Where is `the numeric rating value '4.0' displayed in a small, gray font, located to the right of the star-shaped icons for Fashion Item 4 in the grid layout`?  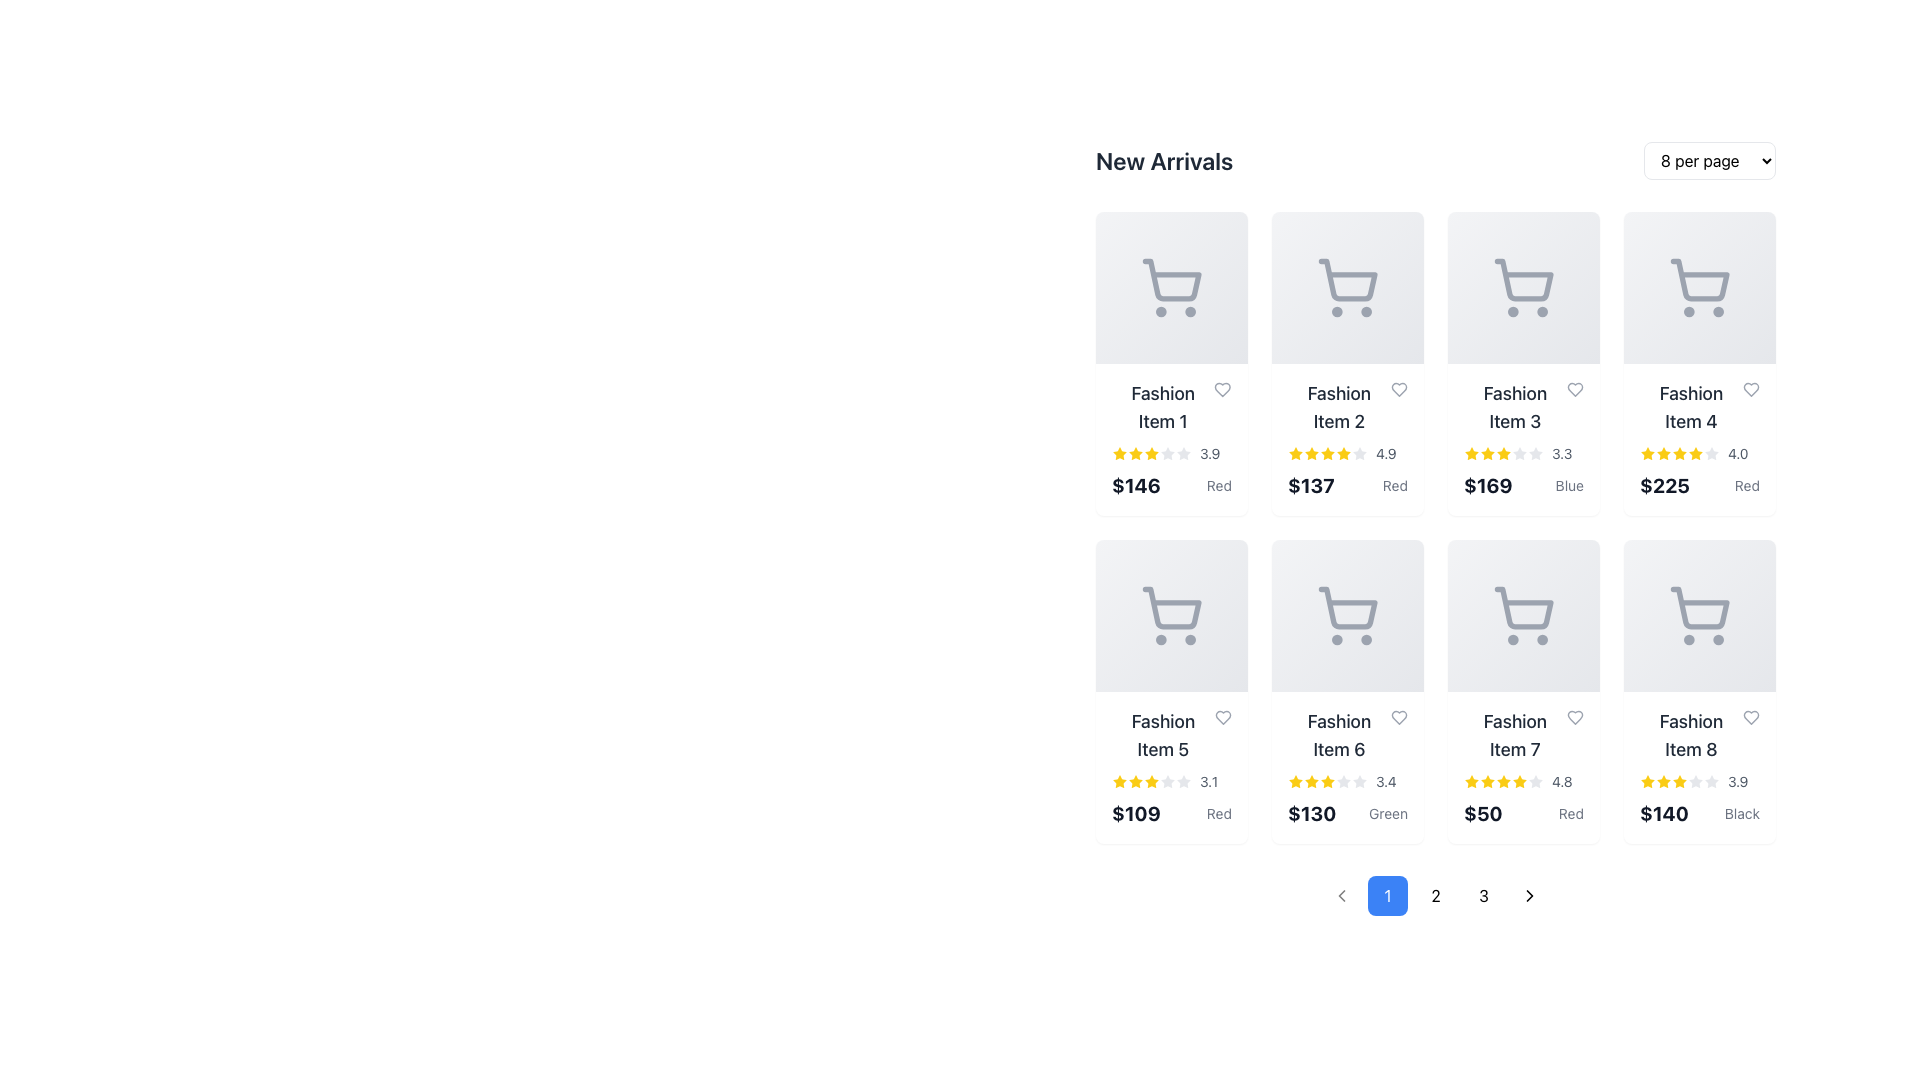
the numeric rating value '4.0' displayed in a small, gray font, located to the right of the star-shaped icons for Fashion Item 4 in the grid layout is located at coordinates (1737, 454).